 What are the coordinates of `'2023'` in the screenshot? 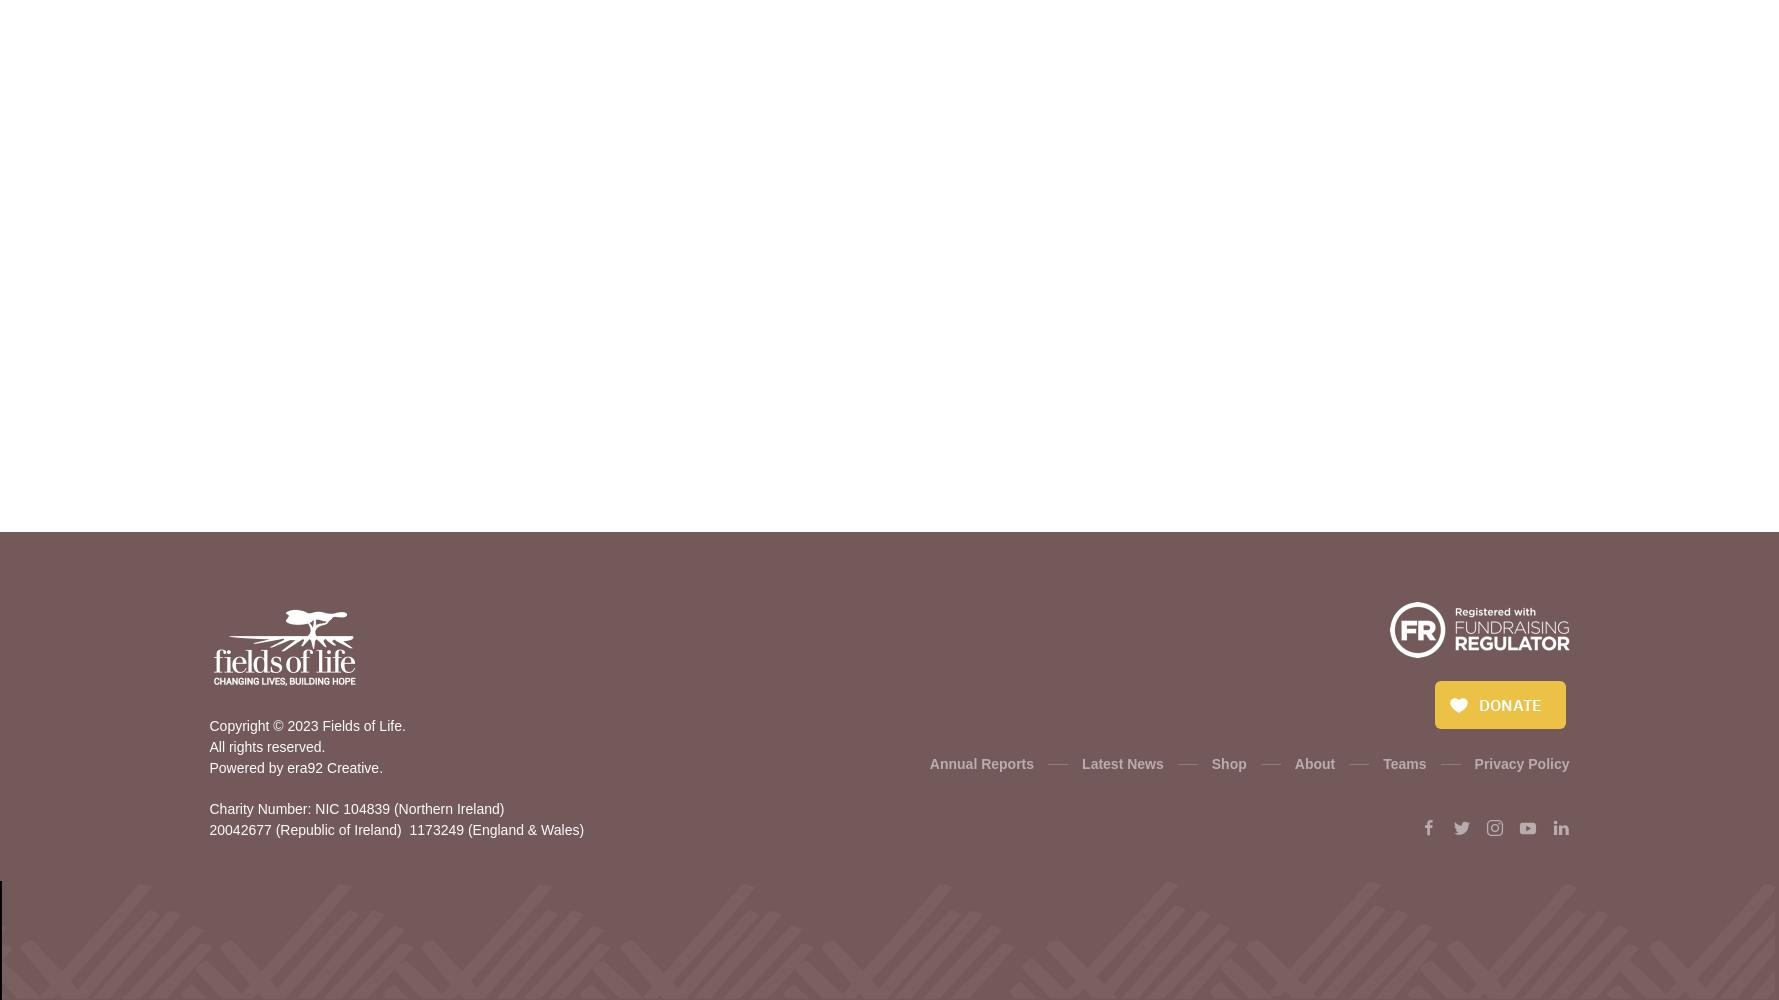 It's located at (302, 725).